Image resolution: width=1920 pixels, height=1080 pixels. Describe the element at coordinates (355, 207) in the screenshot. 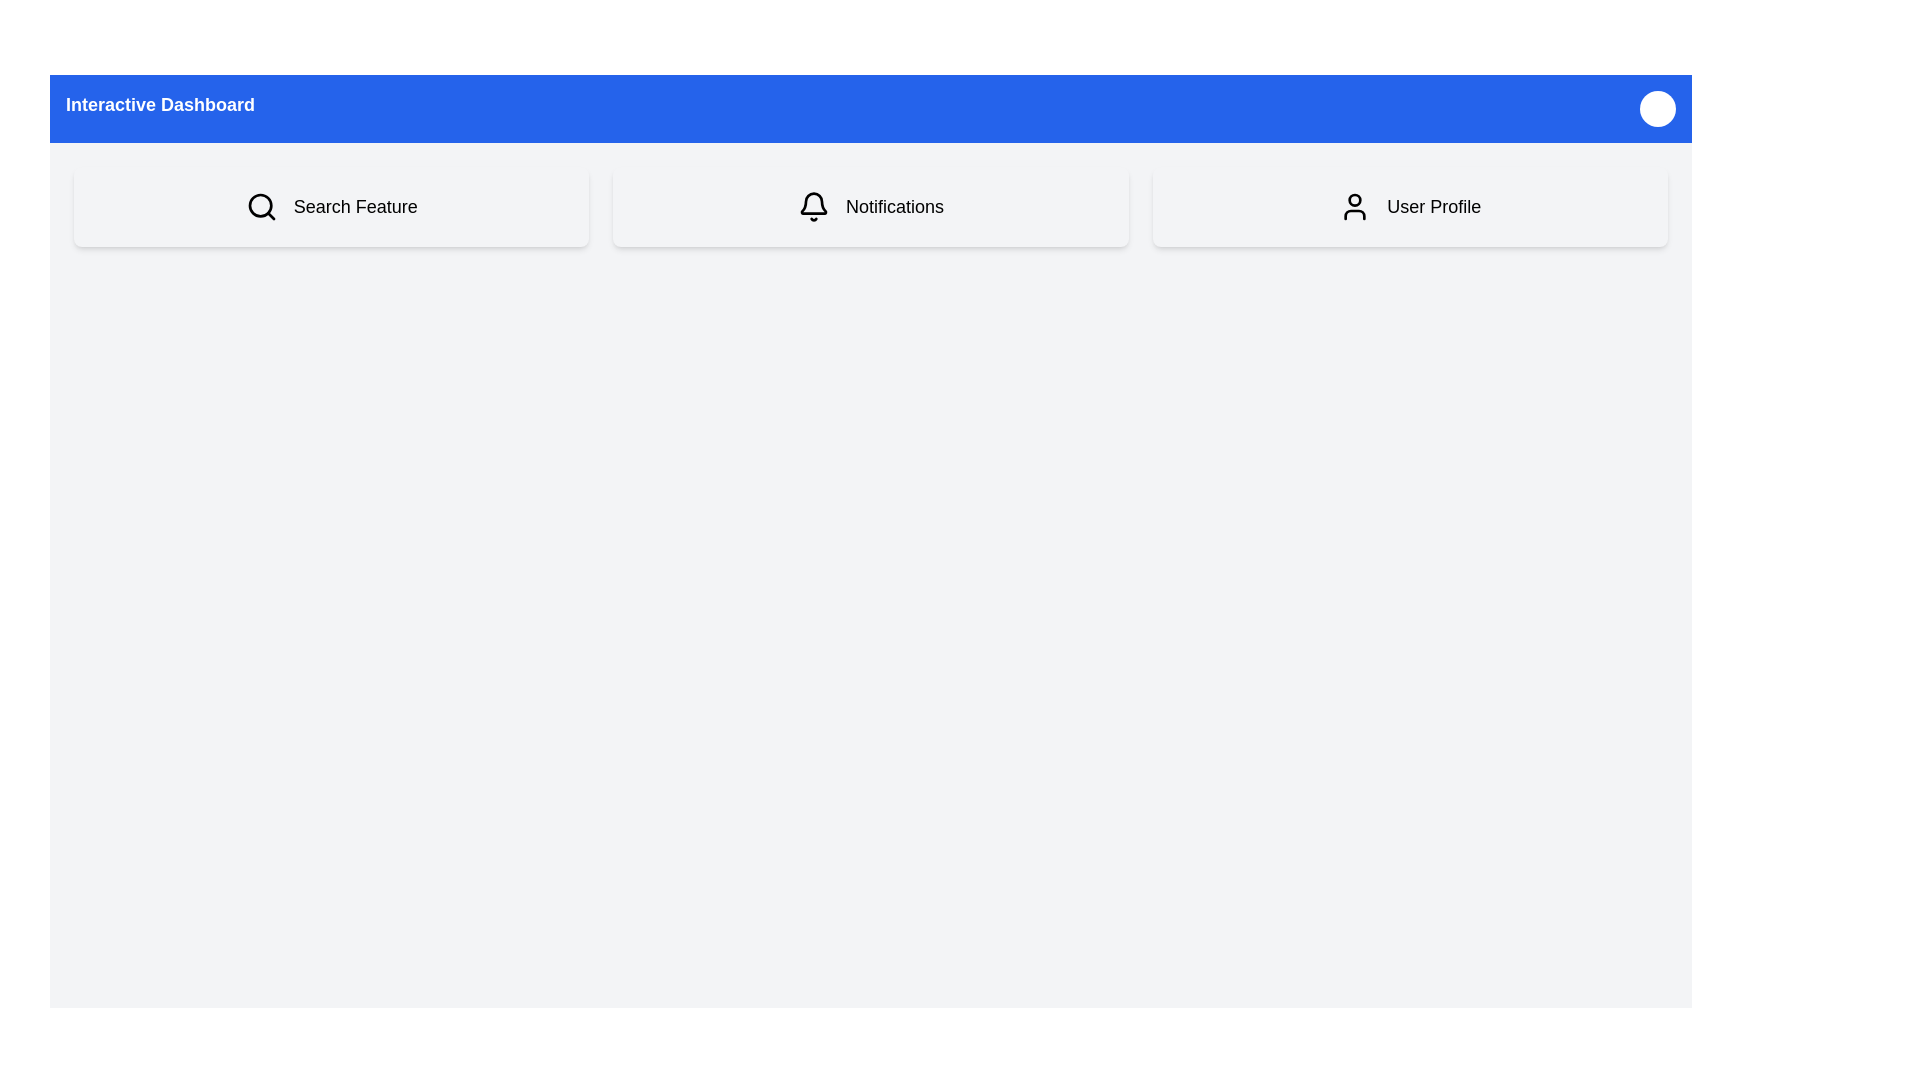

I see `the static text label displaying 'Search Feature', which is styled with a large font size and is positioned to the right of a magnifying glass icon` at that location.